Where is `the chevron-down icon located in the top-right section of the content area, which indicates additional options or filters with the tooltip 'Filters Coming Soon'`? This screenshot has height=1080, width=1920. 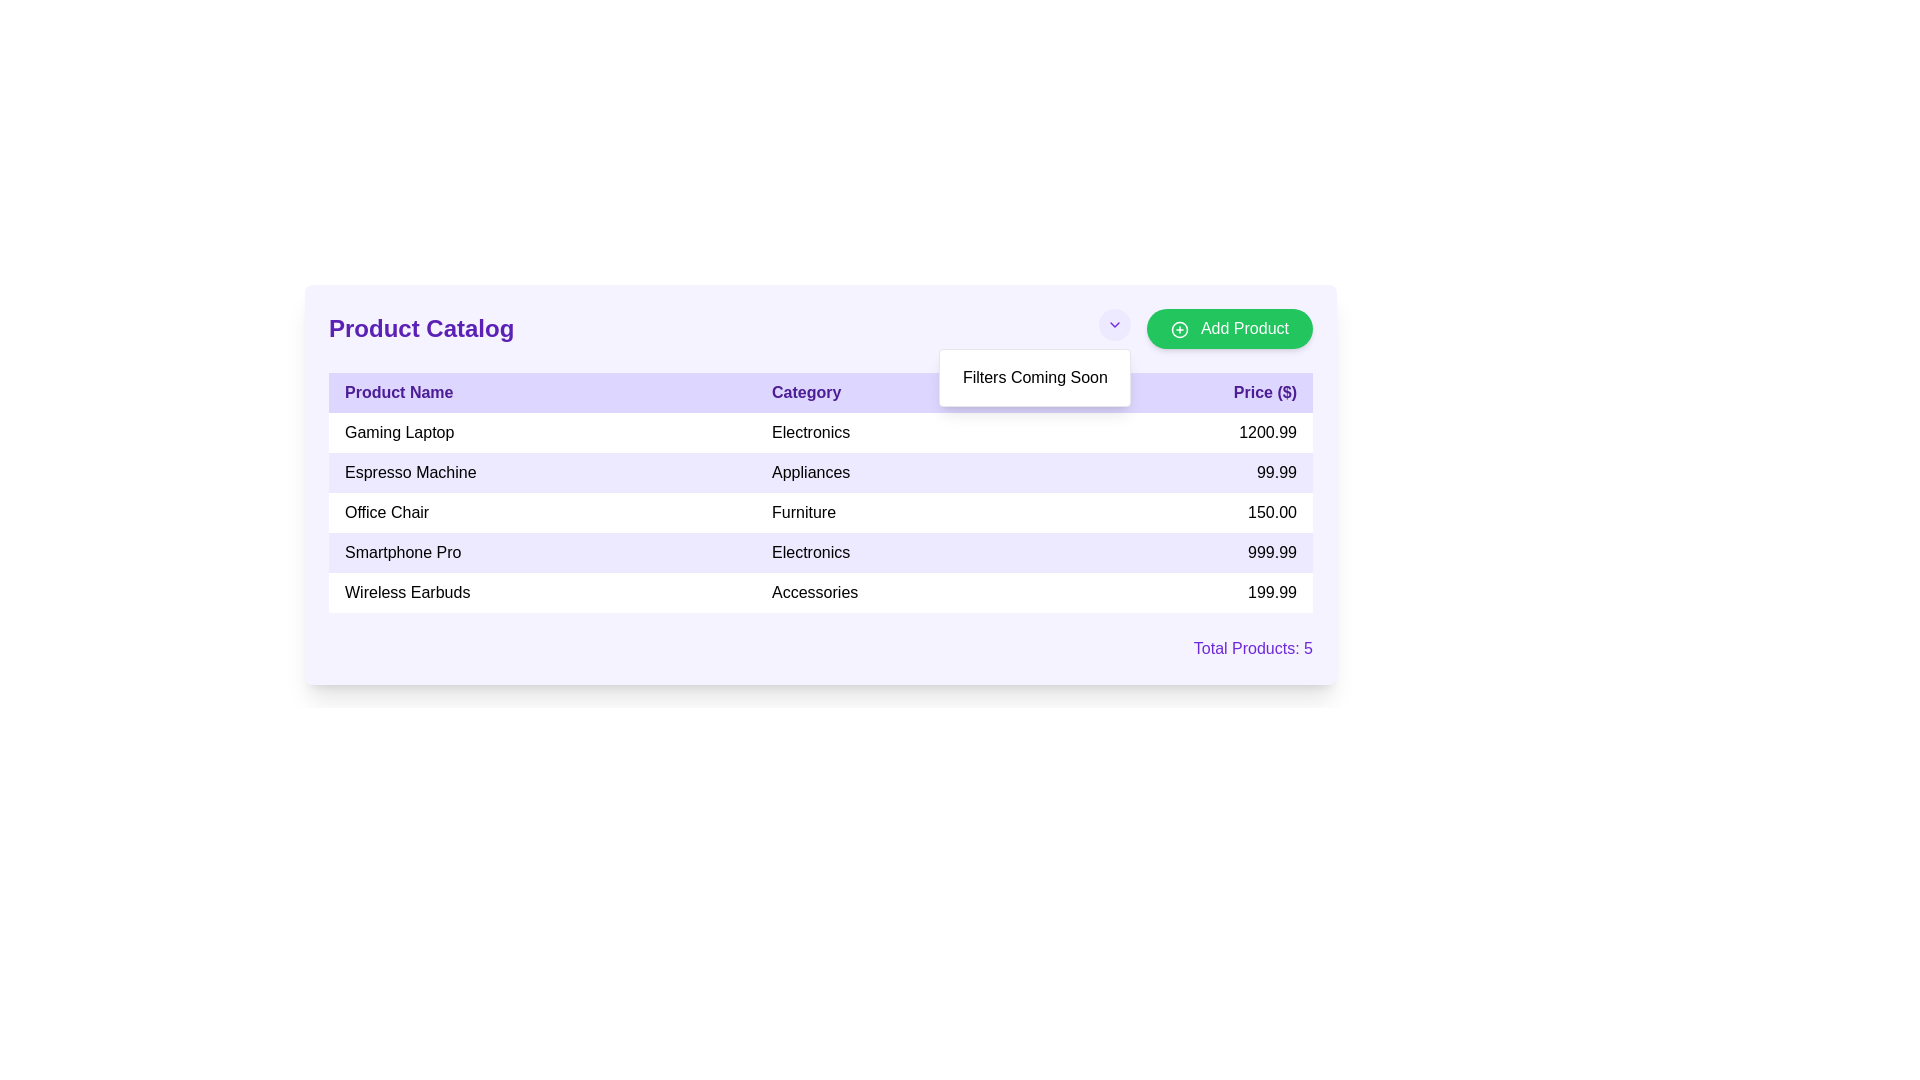 the chevron-down icon located in the top-right section of the content area, which indicates additional options or filters with the tooltip 'Filters Coming Soon' is located at coordinates (1114, 327).